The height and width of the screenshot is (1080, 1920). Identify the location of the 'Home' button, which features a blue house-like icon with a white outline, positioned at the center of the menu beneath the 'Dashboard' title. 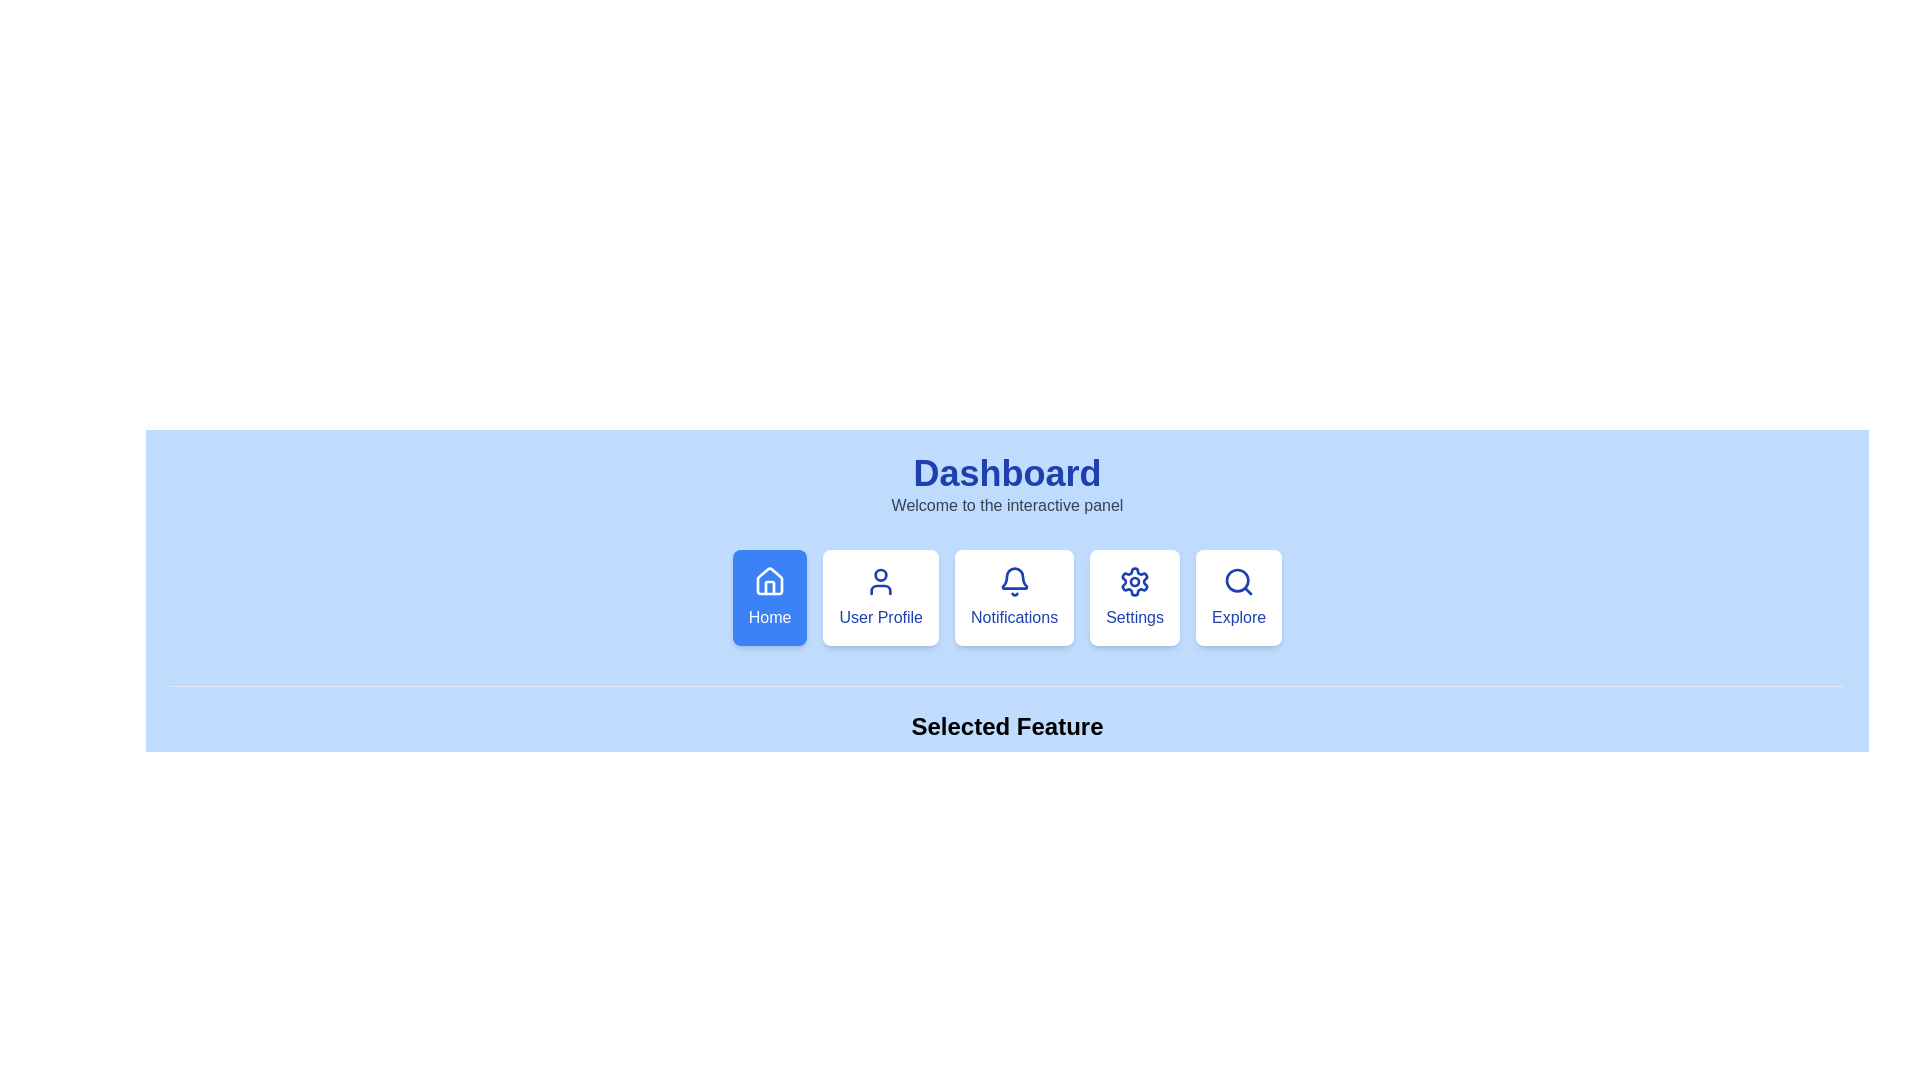
(769, 582).